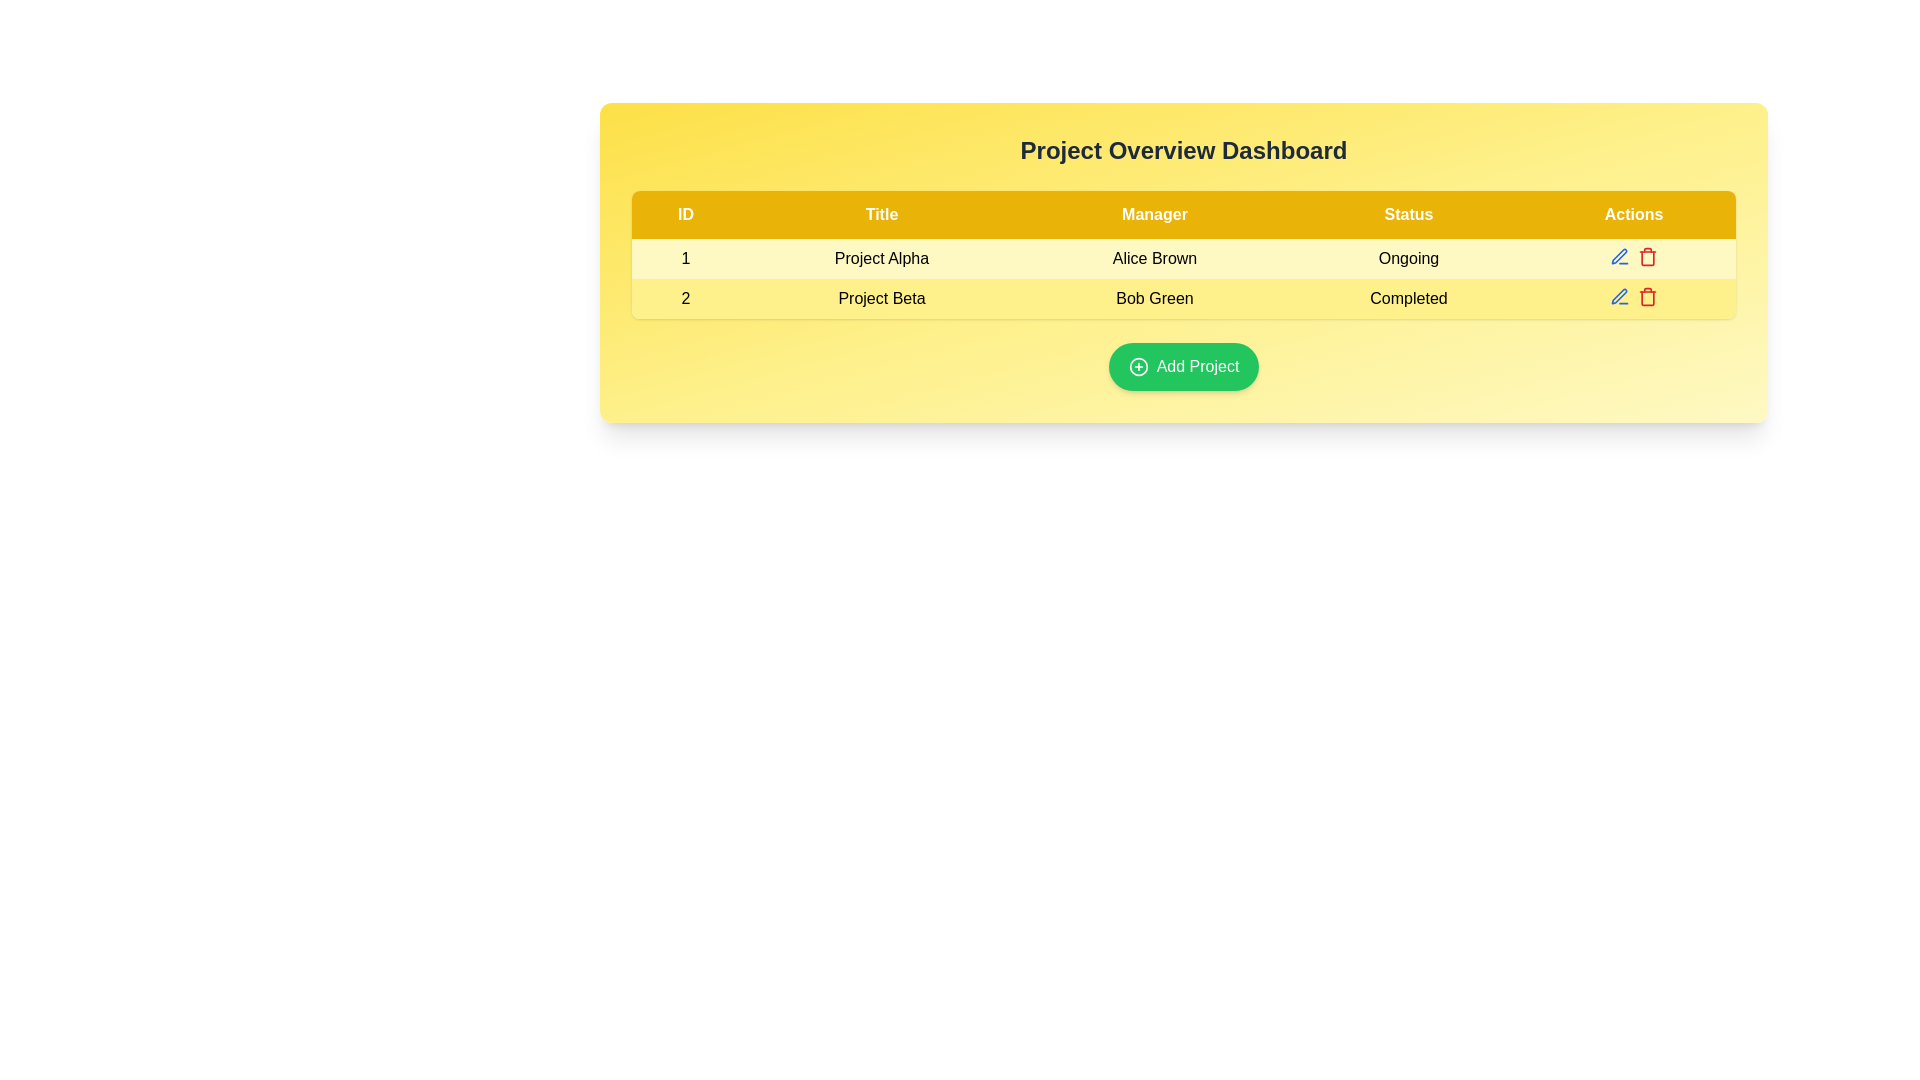 The width and height of the screenshot is (1920, 1080). What do you see at coordinates (1647, 256) in the screenshot?
I see `the delete icon button located in the Actions column of the second row in the table` at bounding box center [1647, 256].